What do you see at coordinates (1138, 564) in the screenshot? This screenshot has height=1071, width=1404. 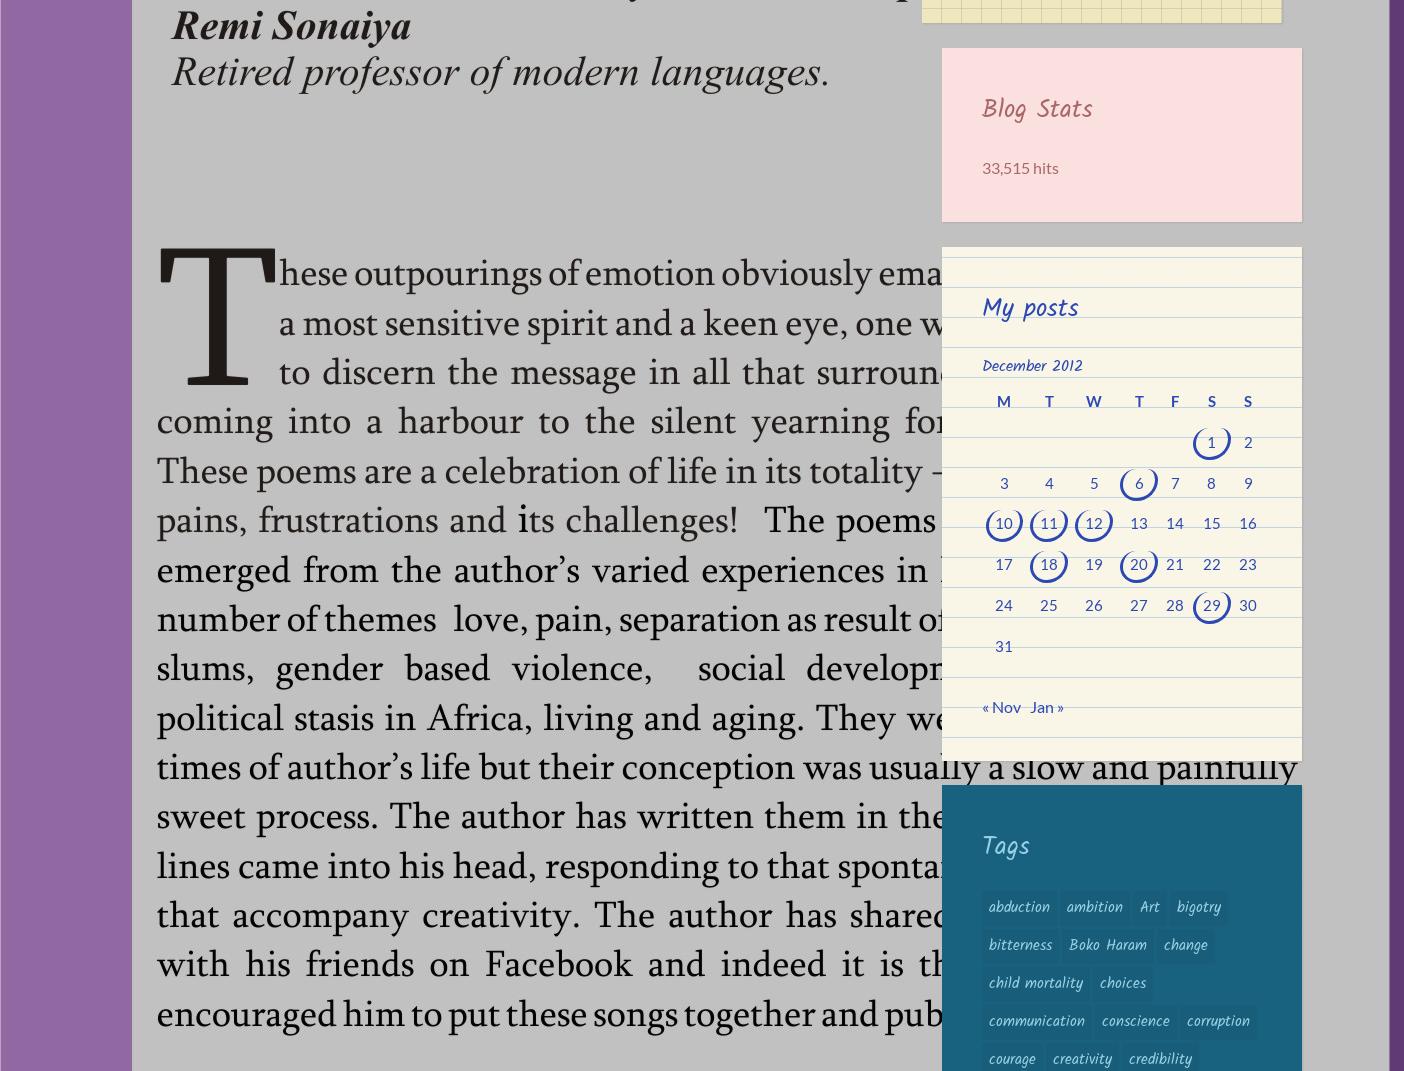 I see `'20'` at bounding box center [1138, 564].